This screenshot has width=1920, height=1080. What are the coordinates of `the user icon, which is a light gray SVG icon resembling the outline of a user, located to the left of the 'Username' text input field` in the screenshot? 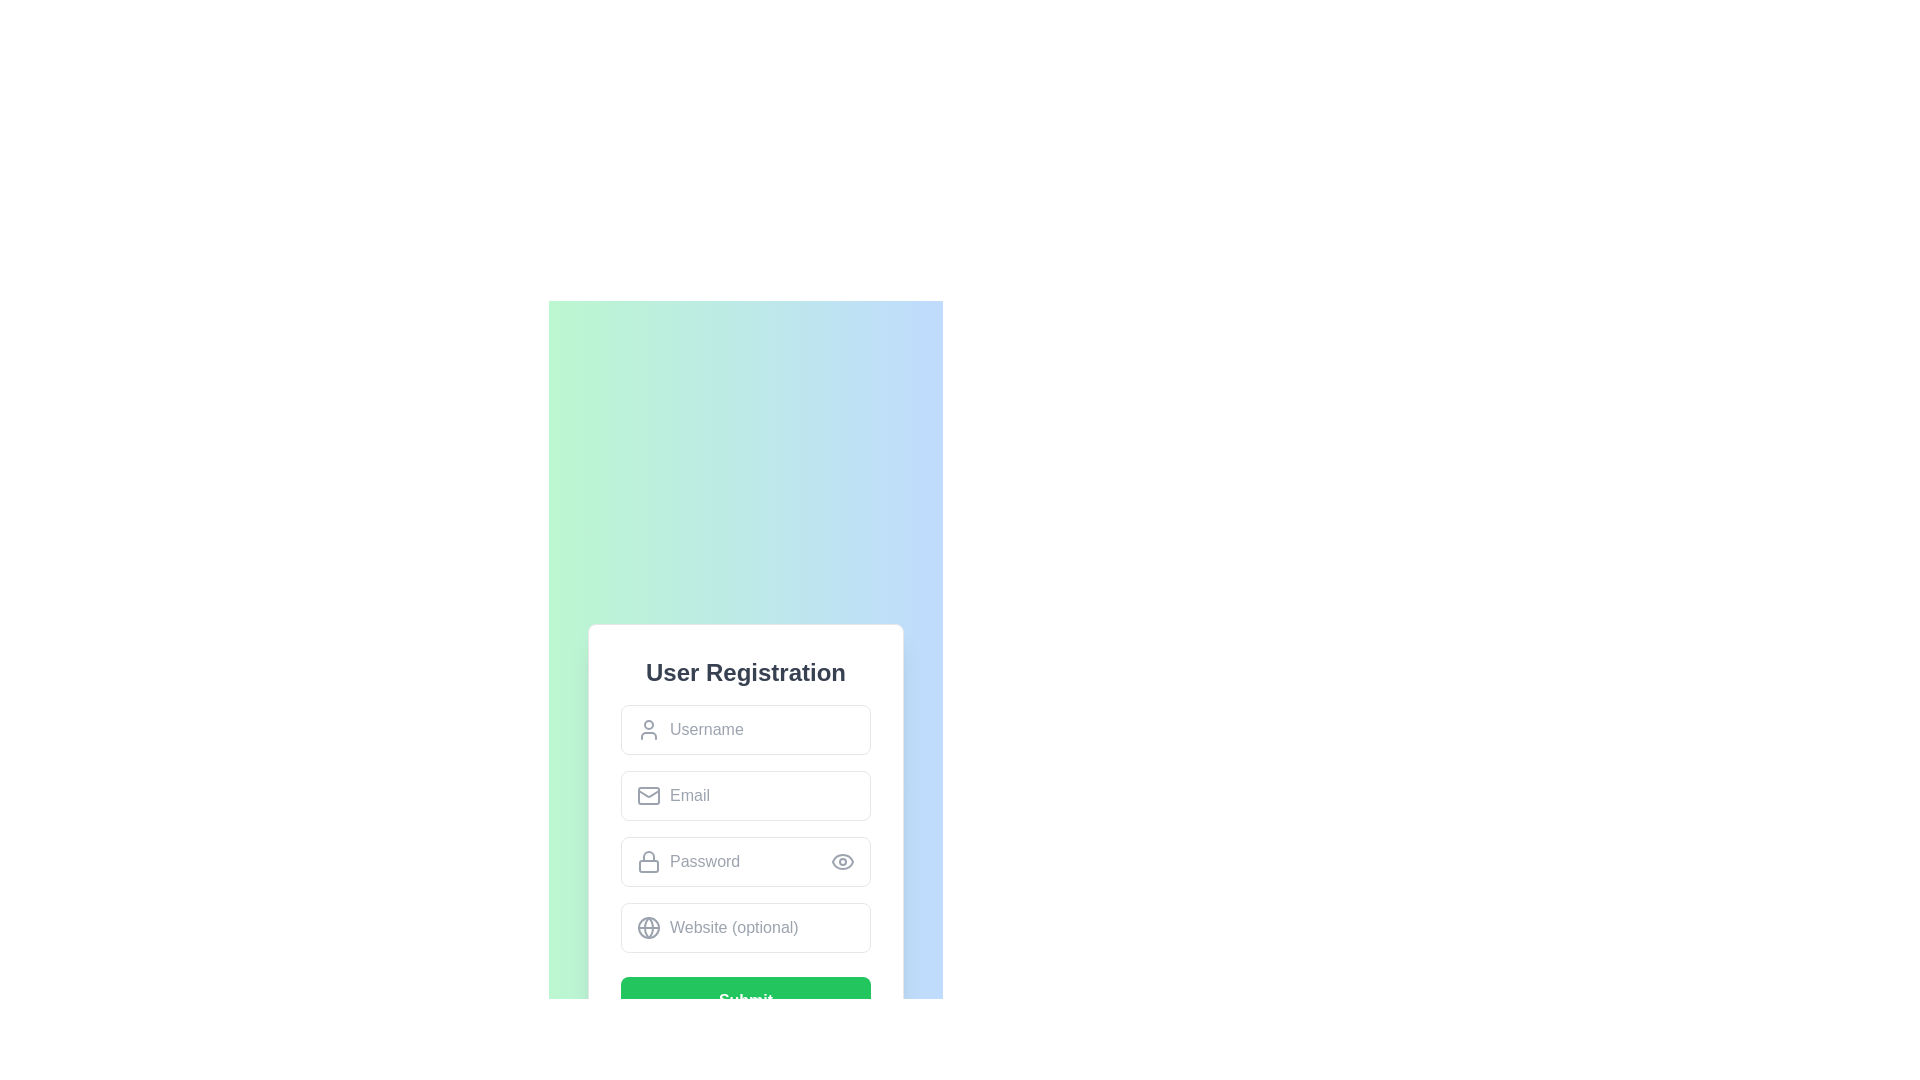 It's located at (648, 729).